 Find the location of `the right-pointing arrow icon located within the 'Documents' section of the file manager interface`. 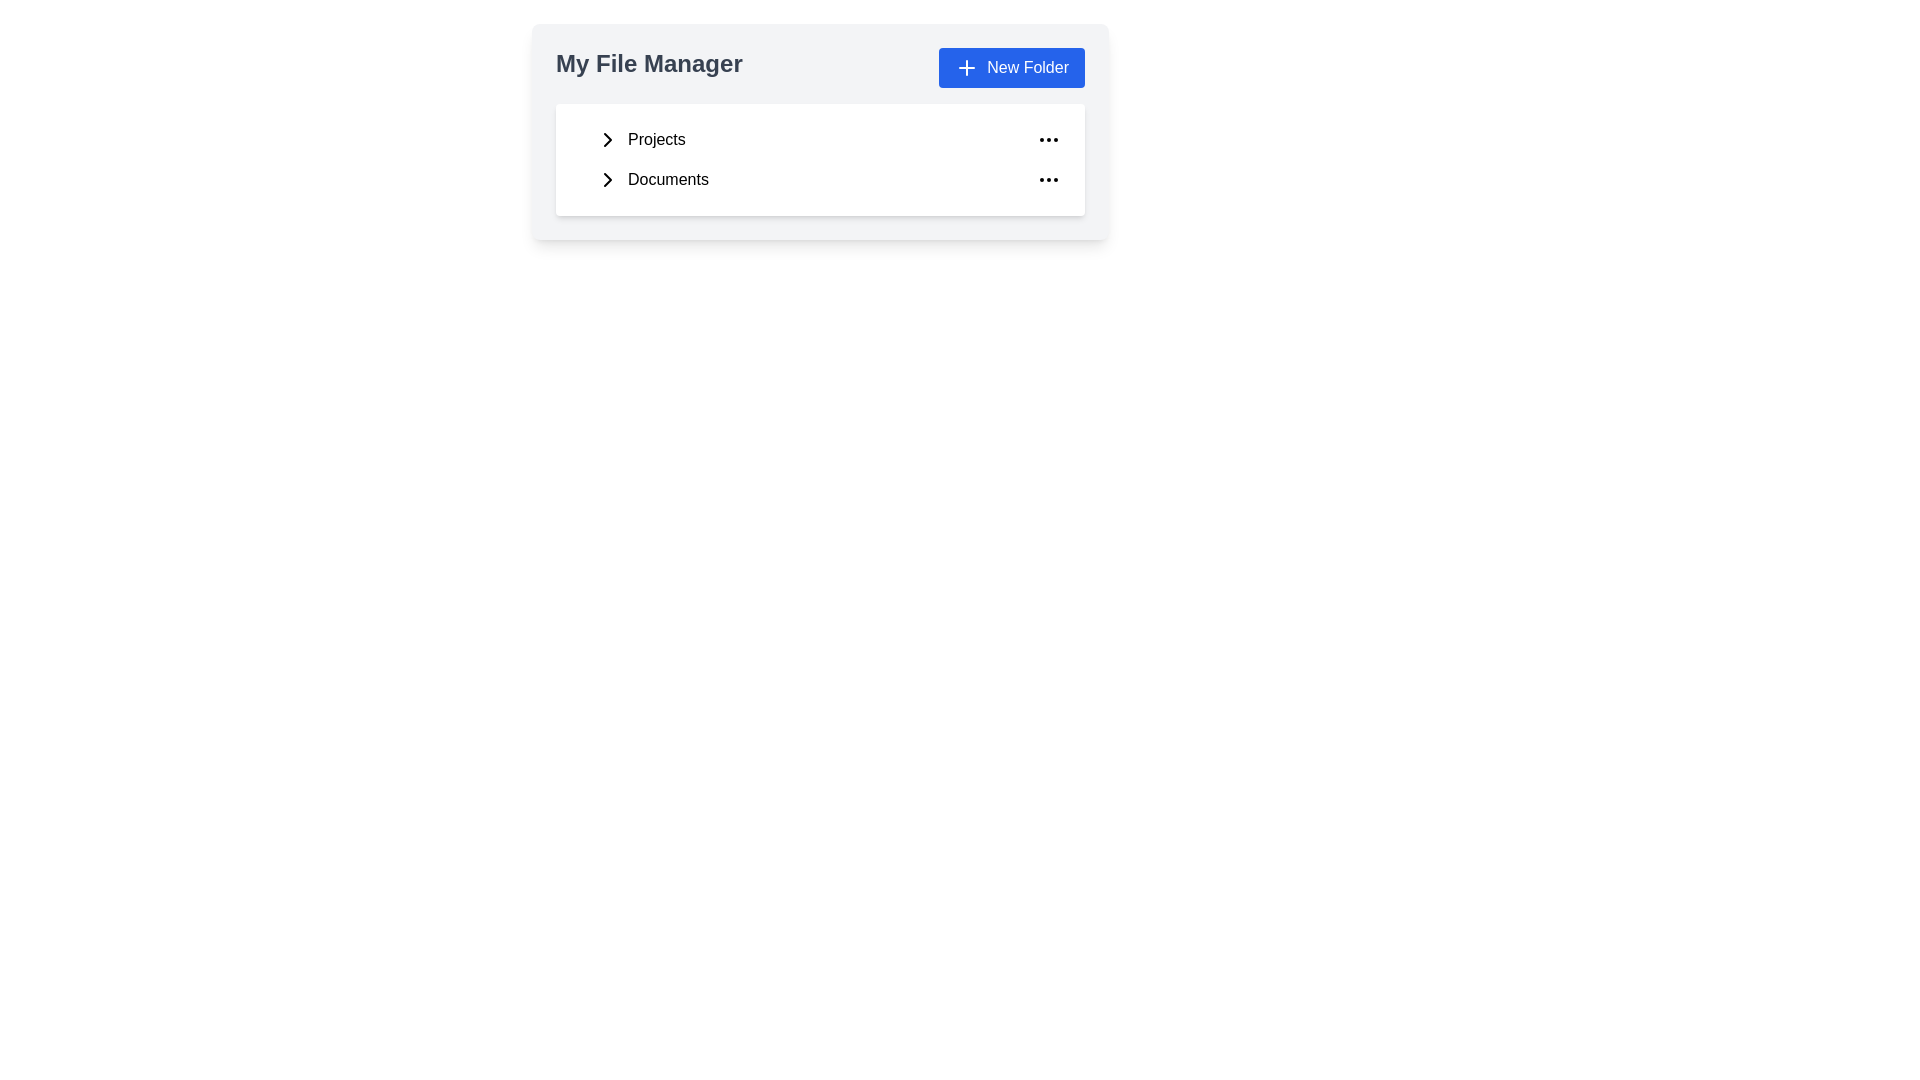

the right-pointing arrow icon located within the 'Documents' section of the file manager interface is located at coordinates (607, 180).